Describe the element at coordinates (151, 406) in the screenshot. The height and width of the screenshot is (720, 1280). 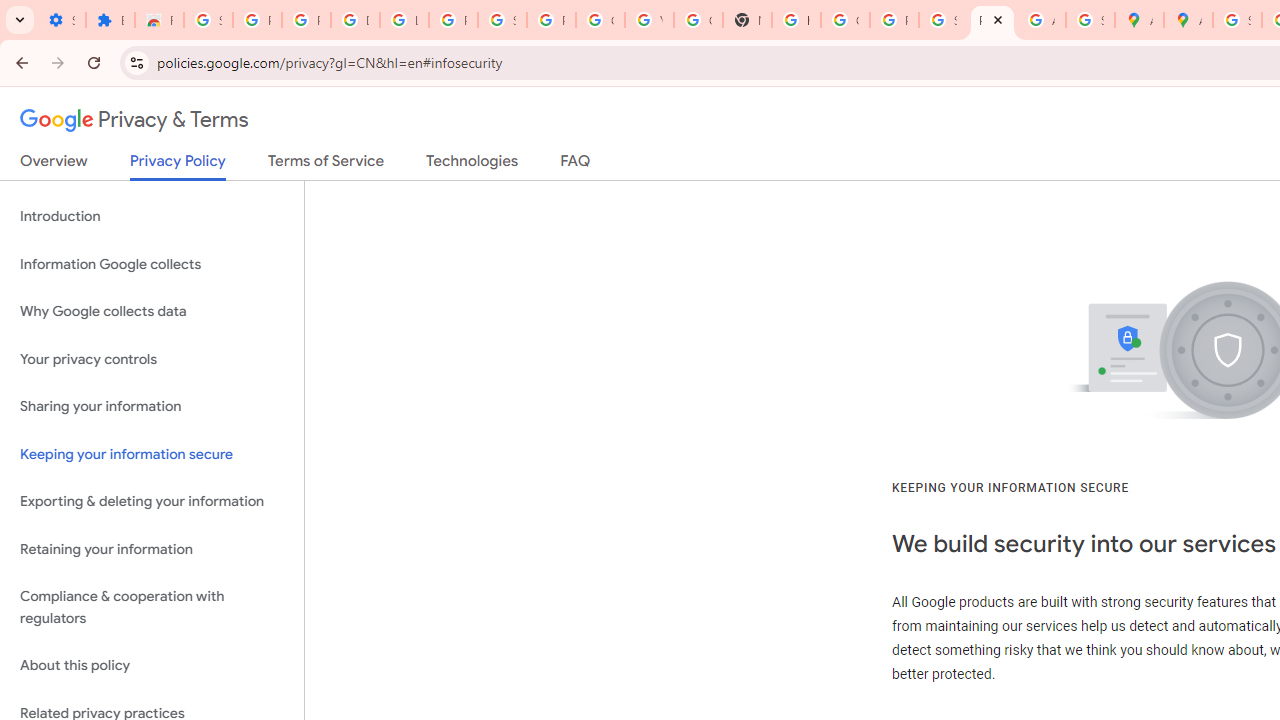
I see `'Sharing your information'` at that location.